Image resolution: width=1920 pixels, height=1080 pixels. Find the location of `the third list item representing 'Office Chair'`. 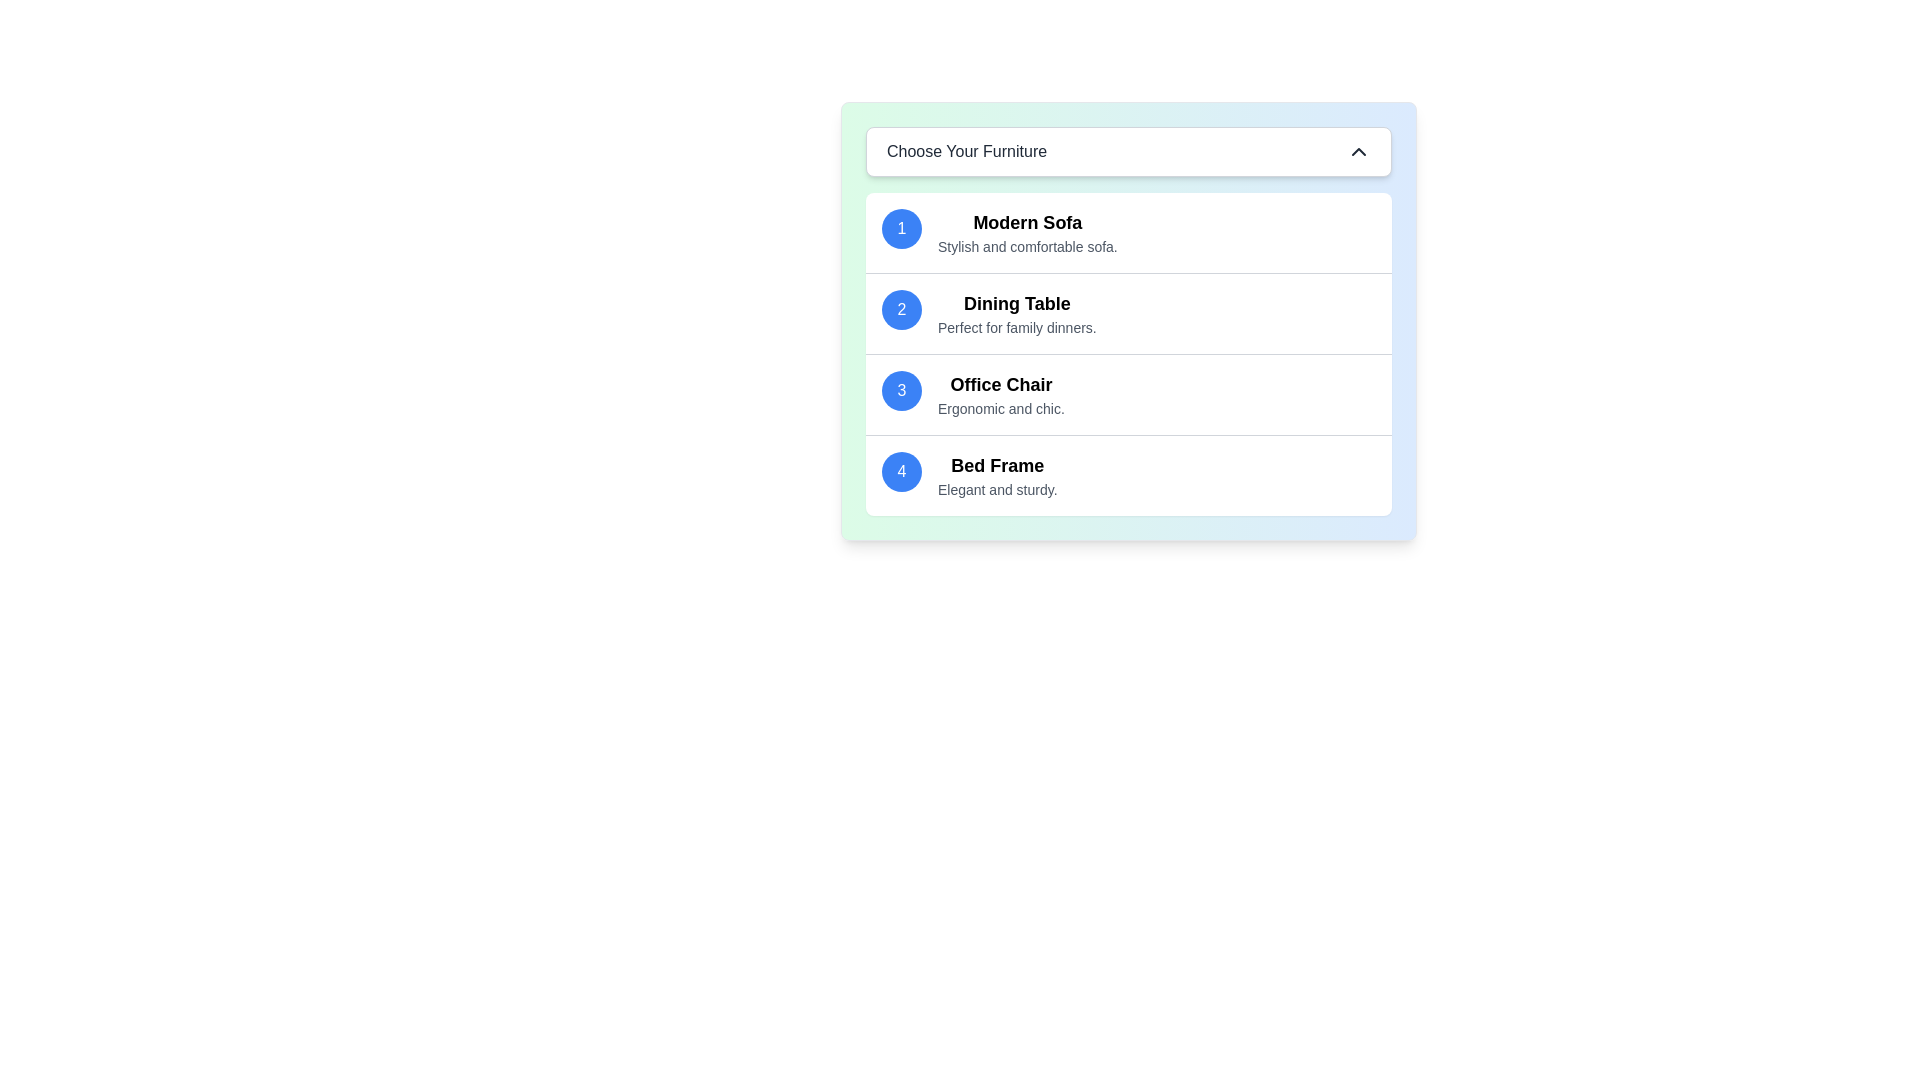

the third list item representing 'Office Chair' is located at coordinates (1128, 393).